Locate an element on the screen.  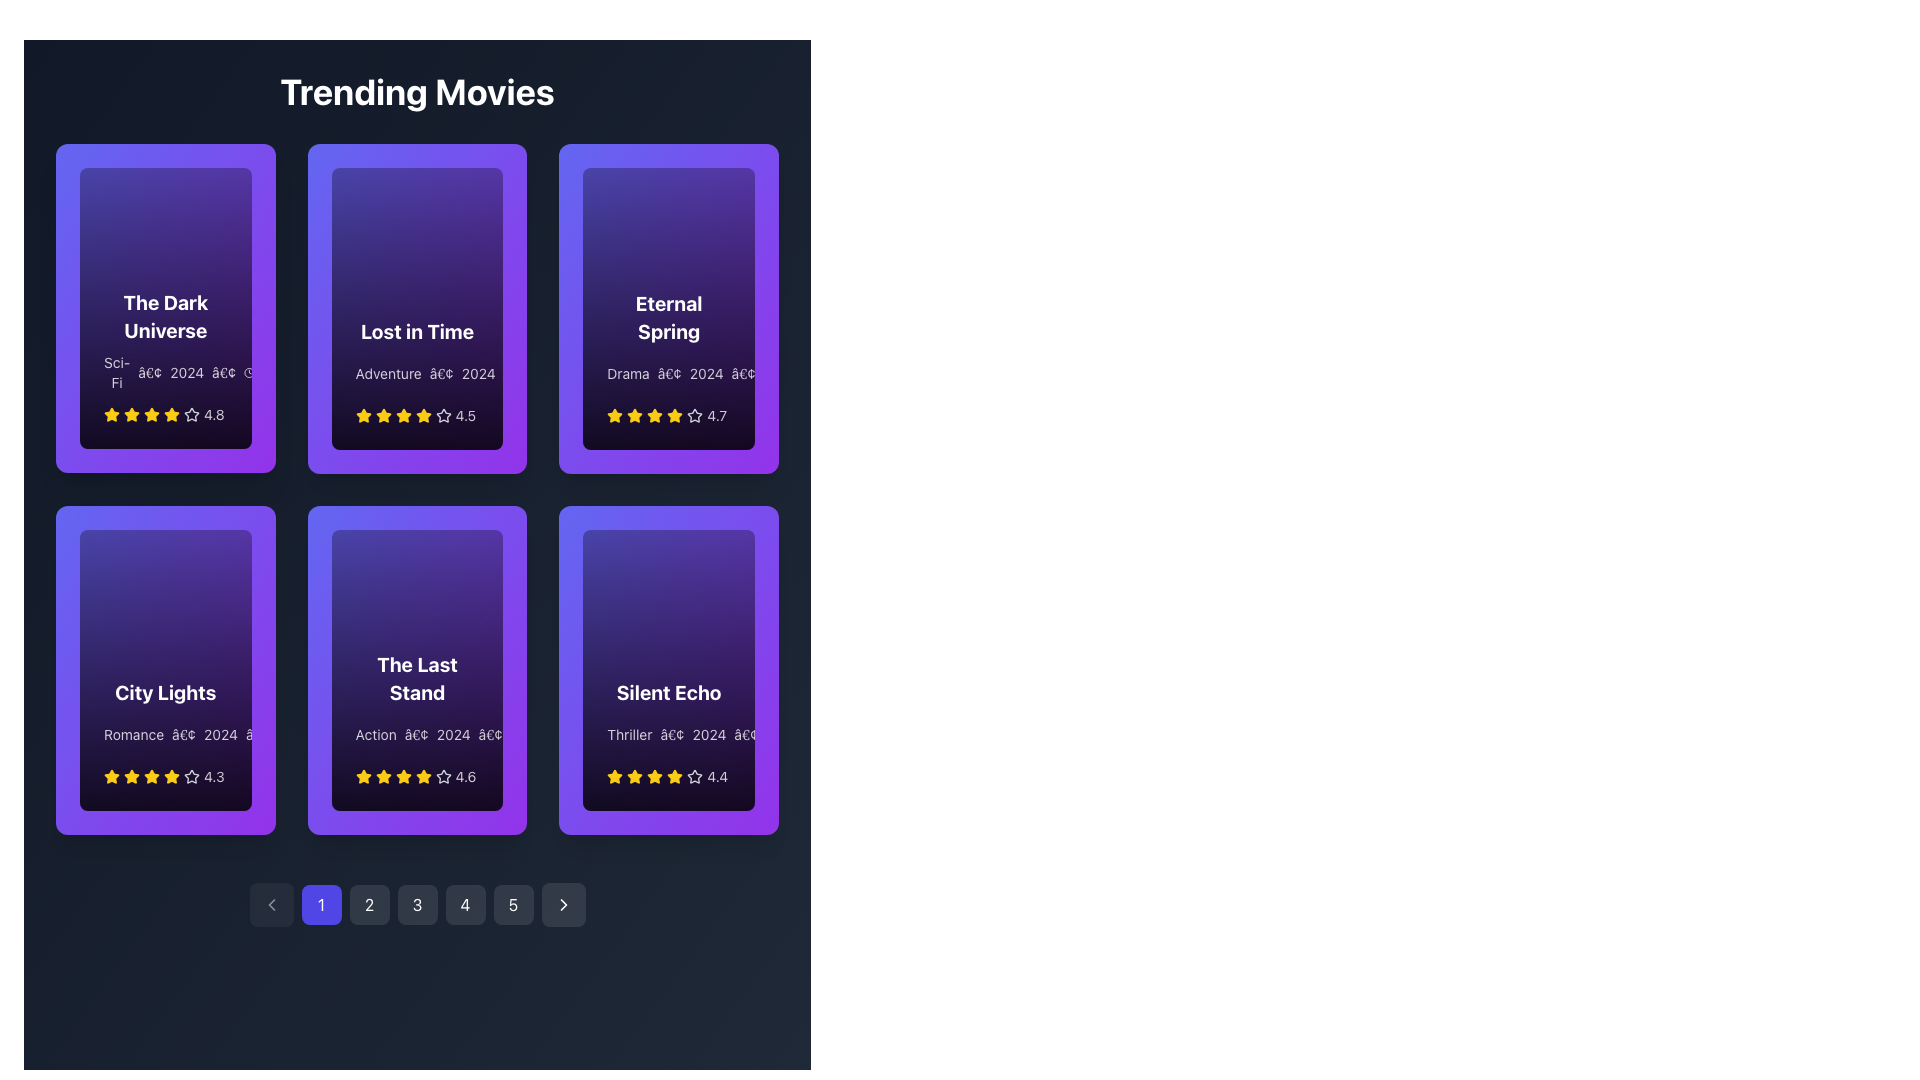
the play button located in the top-right corner of the card labeled 'Silent Echo' is located at coordinates (709, 543).